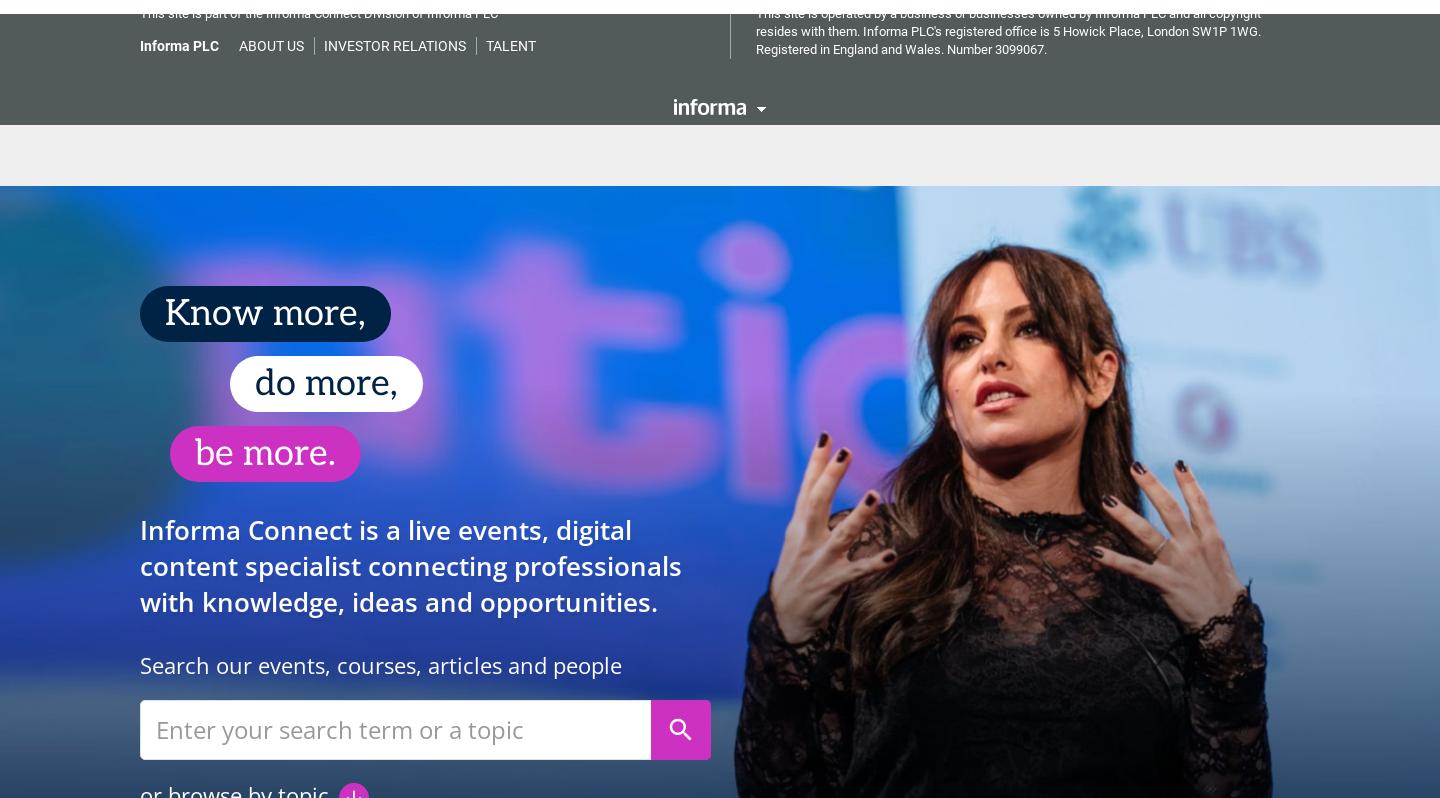 The image size is (1440, 798). What do you see at coordinates (528, 140) in the screenshot?
I see `'Marketing Solutions'` at bounding box center [528, 140].